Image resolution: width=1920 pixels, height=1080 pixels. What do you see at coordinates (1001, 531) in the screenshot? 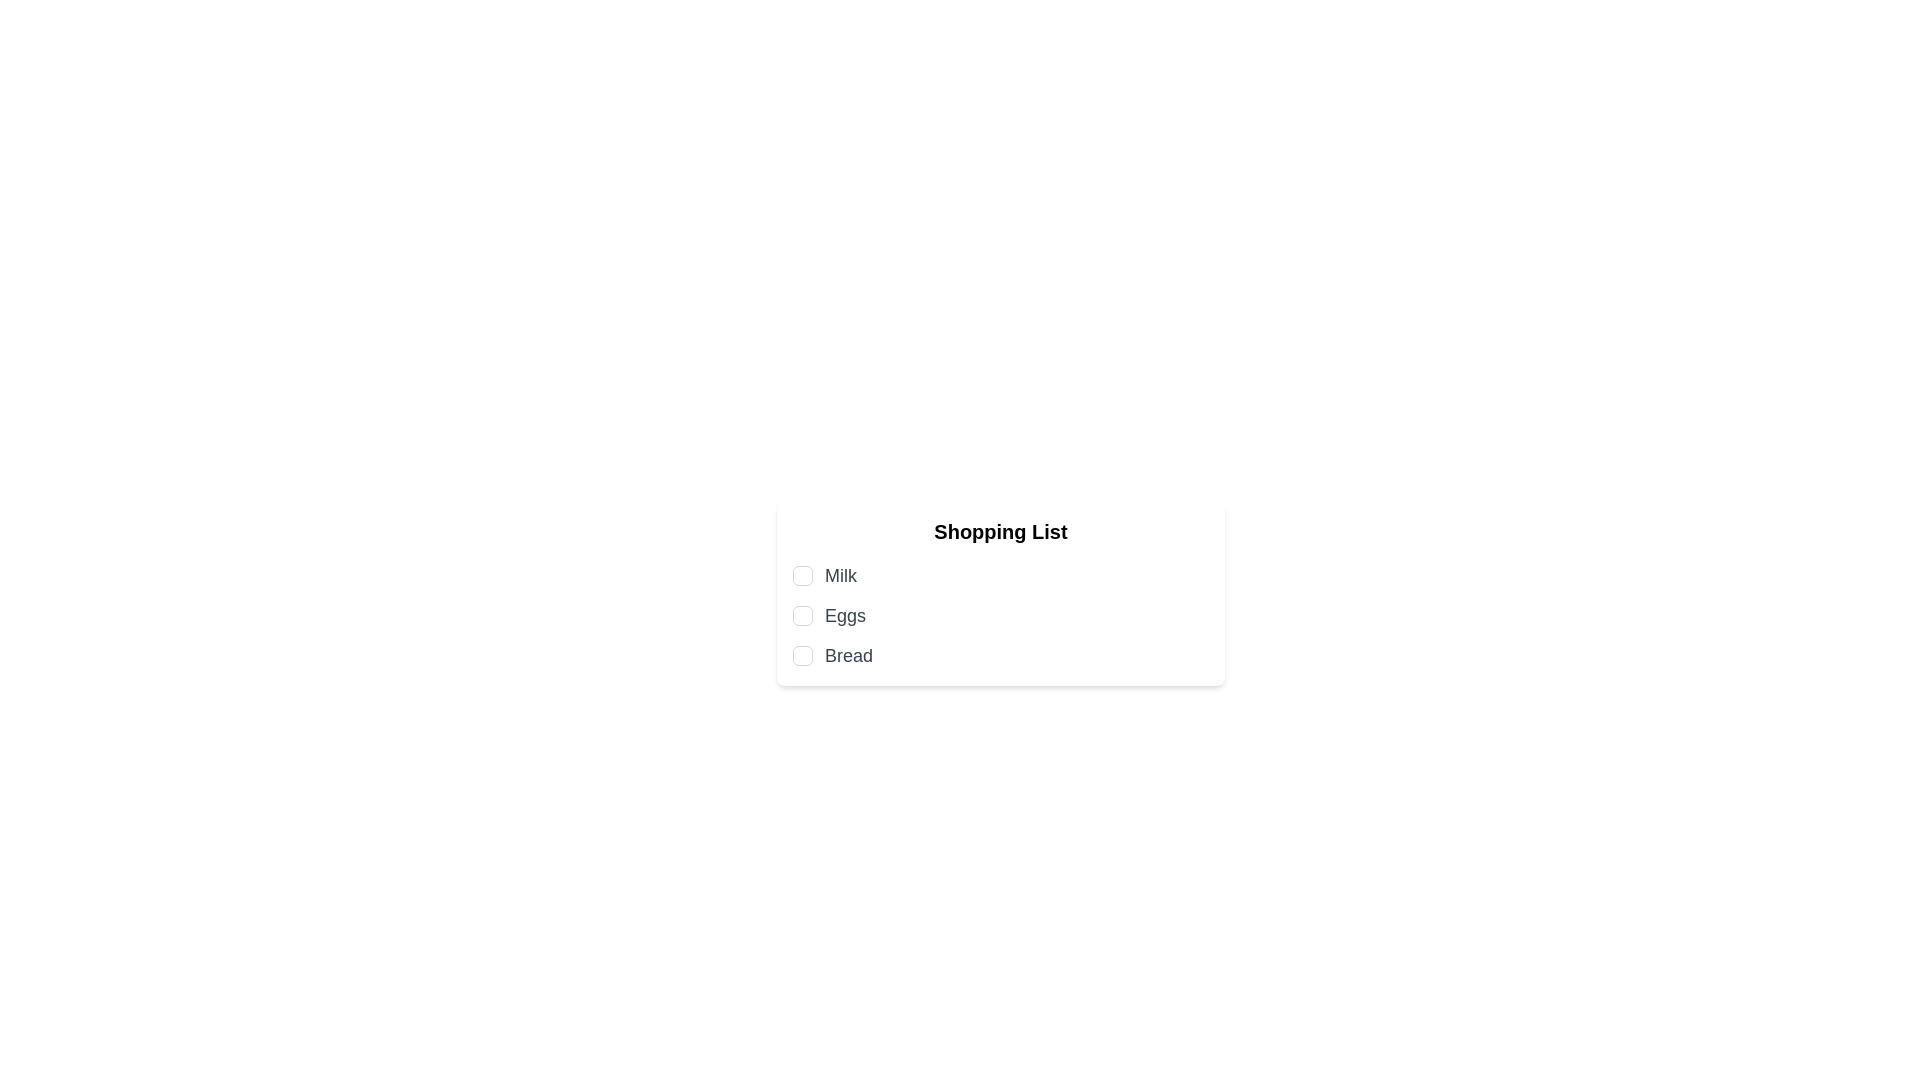
I see `the text header element styled with bold text that contains 'Shopping List', which serves as the title for the section above the list of items` at bounding box center [1001, 531].